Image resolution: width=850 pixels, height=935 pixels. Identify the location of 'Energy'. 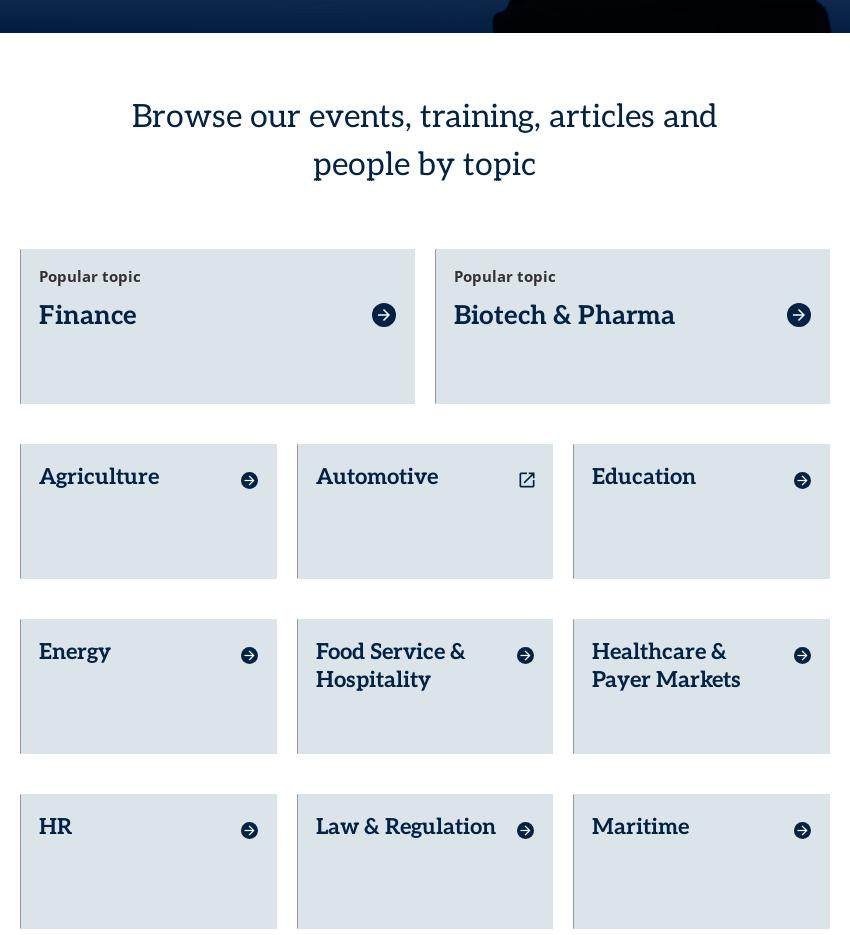
(74, 616).